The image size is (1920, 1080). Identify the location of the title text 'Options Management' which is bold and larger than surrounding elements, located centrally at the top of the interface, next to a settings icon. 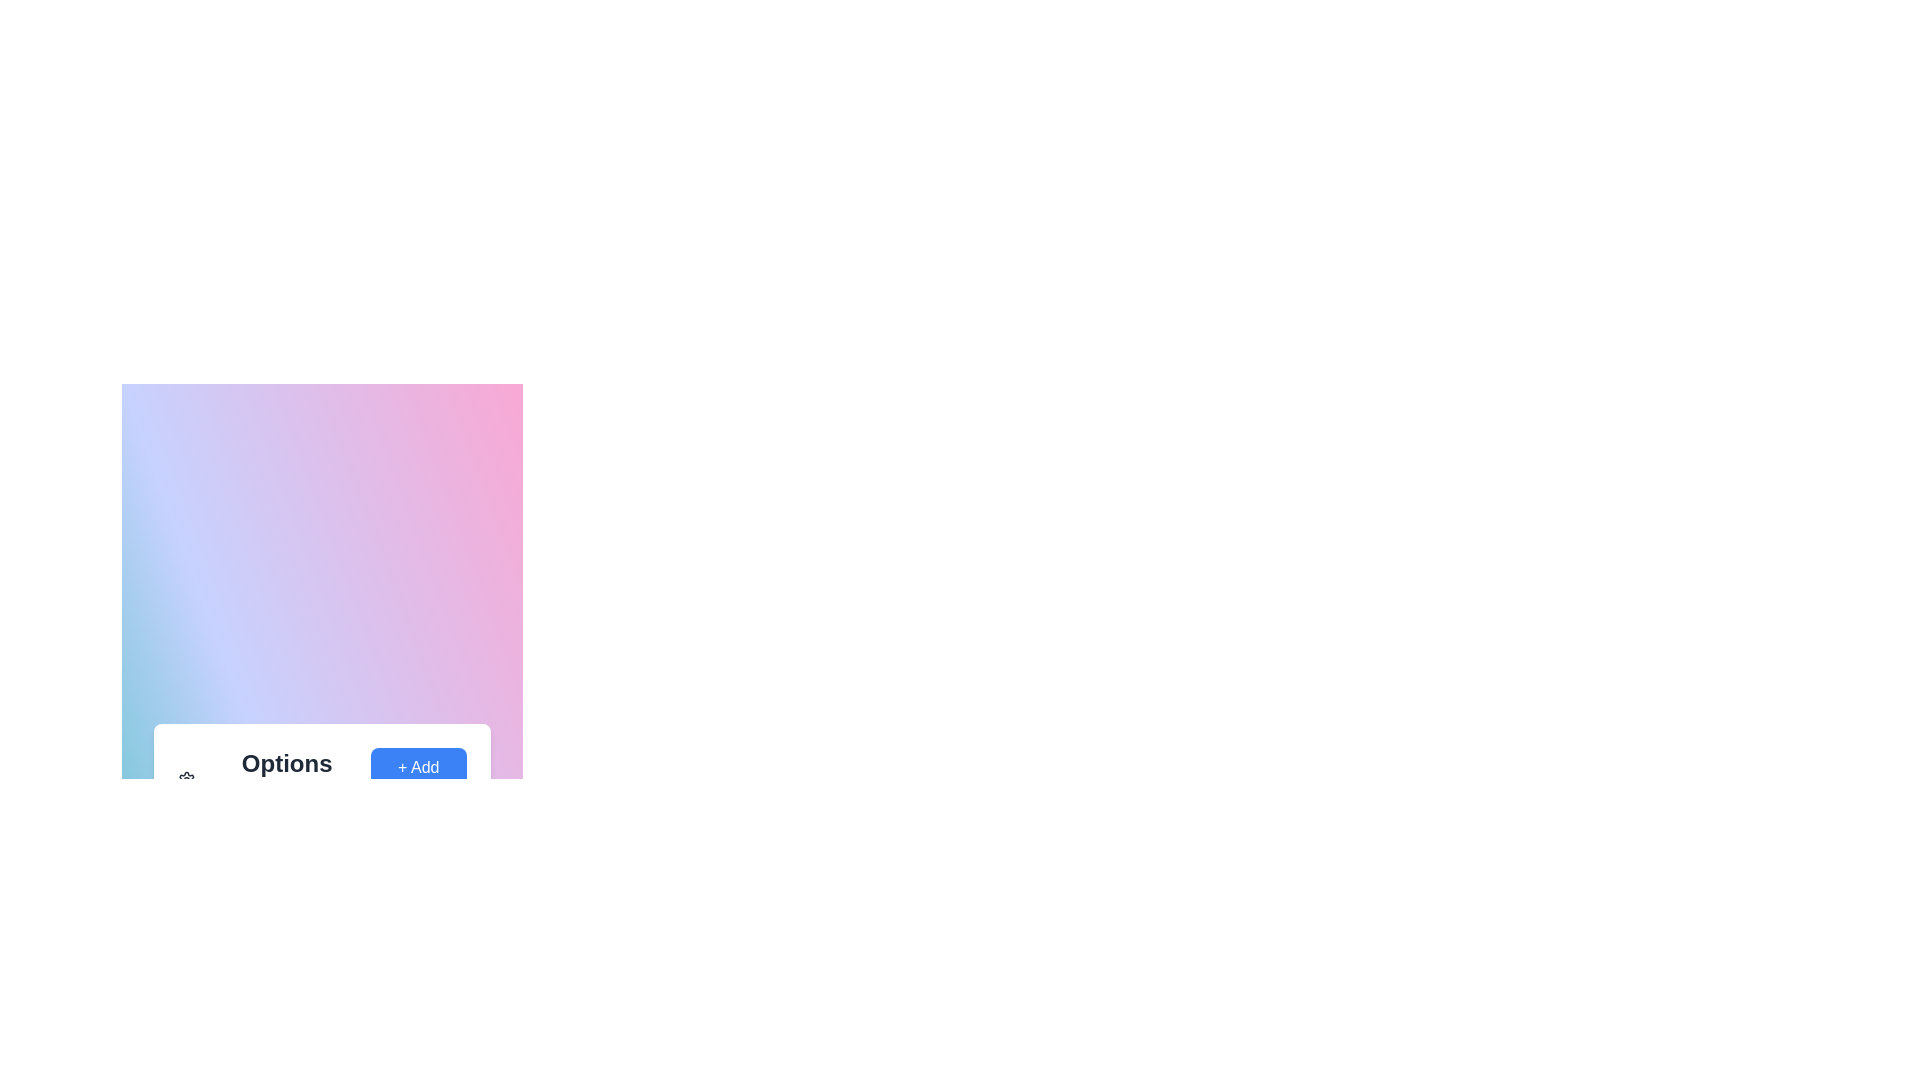
(273, 778).